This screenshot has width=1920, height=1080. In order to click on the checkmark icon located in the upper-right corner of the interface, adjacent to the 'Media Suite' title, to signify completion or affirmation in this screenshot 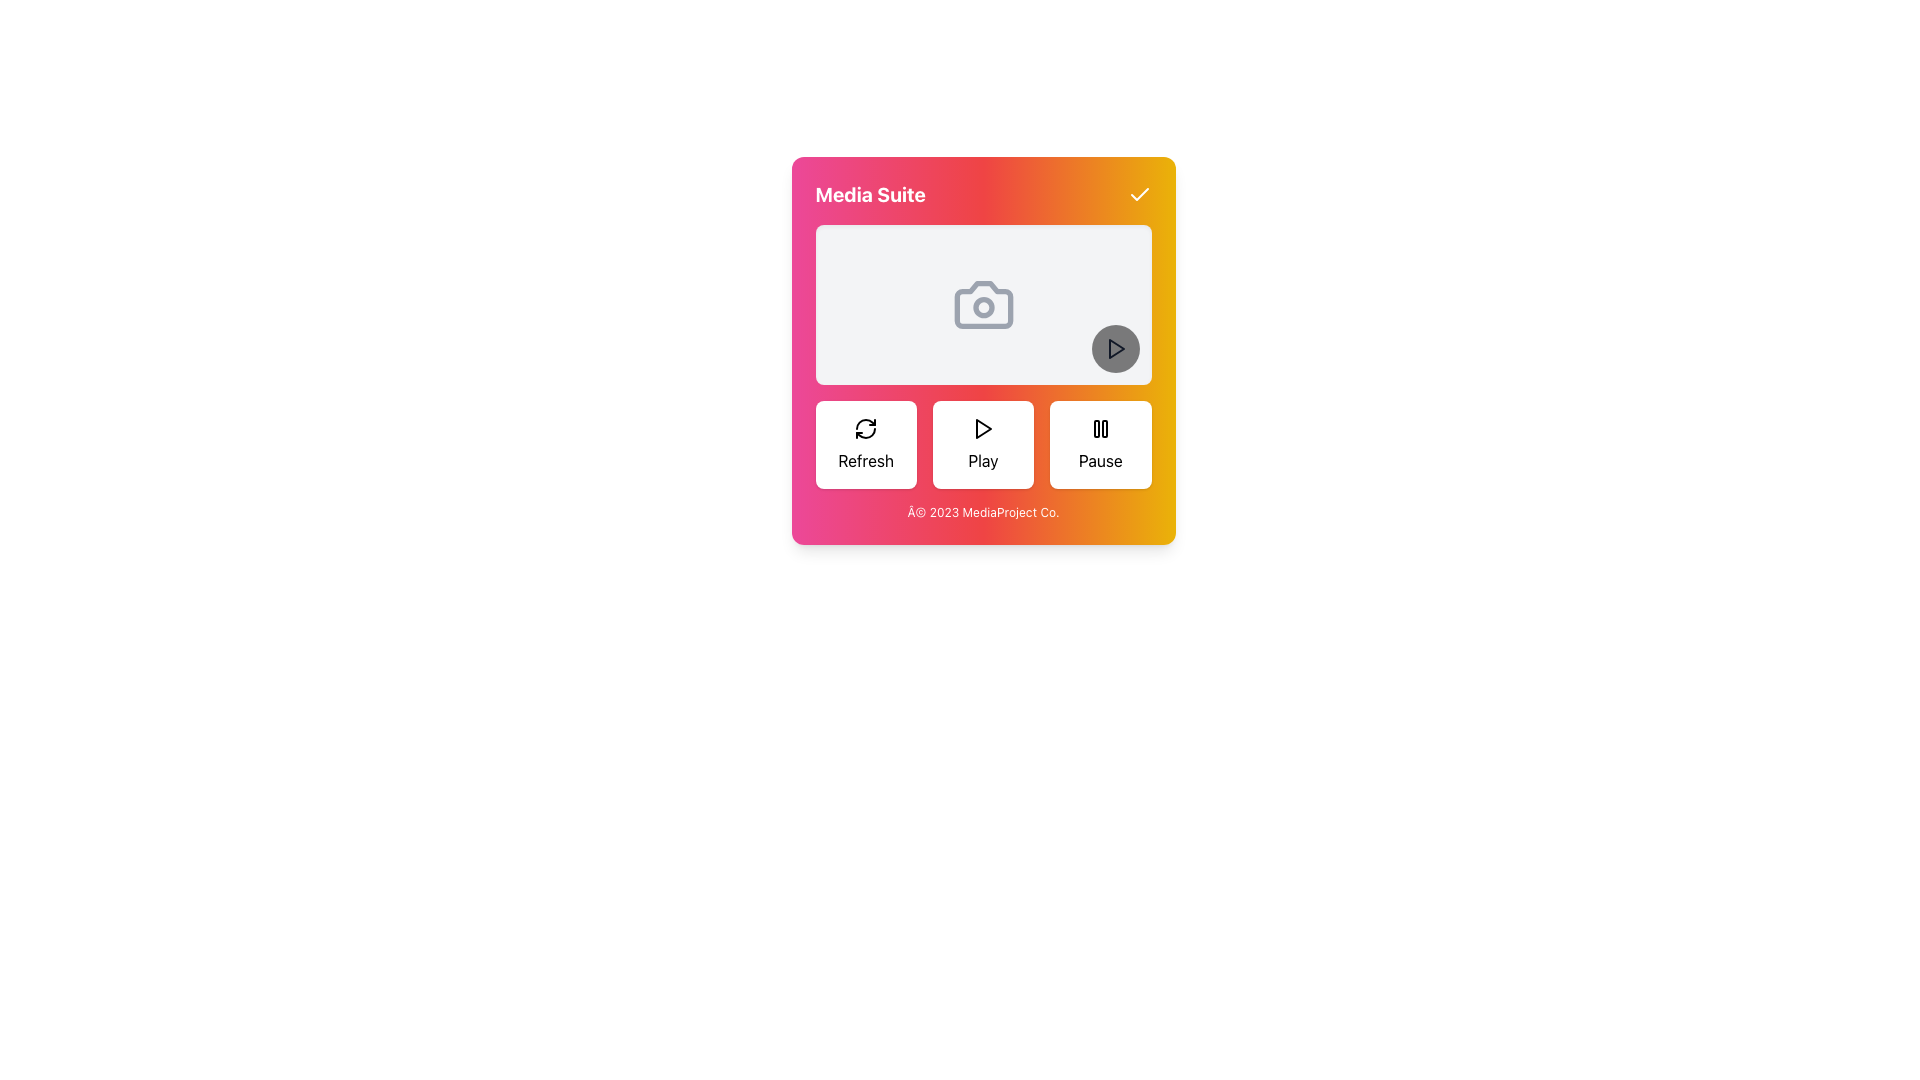, I will do `click(1139, 194)`.